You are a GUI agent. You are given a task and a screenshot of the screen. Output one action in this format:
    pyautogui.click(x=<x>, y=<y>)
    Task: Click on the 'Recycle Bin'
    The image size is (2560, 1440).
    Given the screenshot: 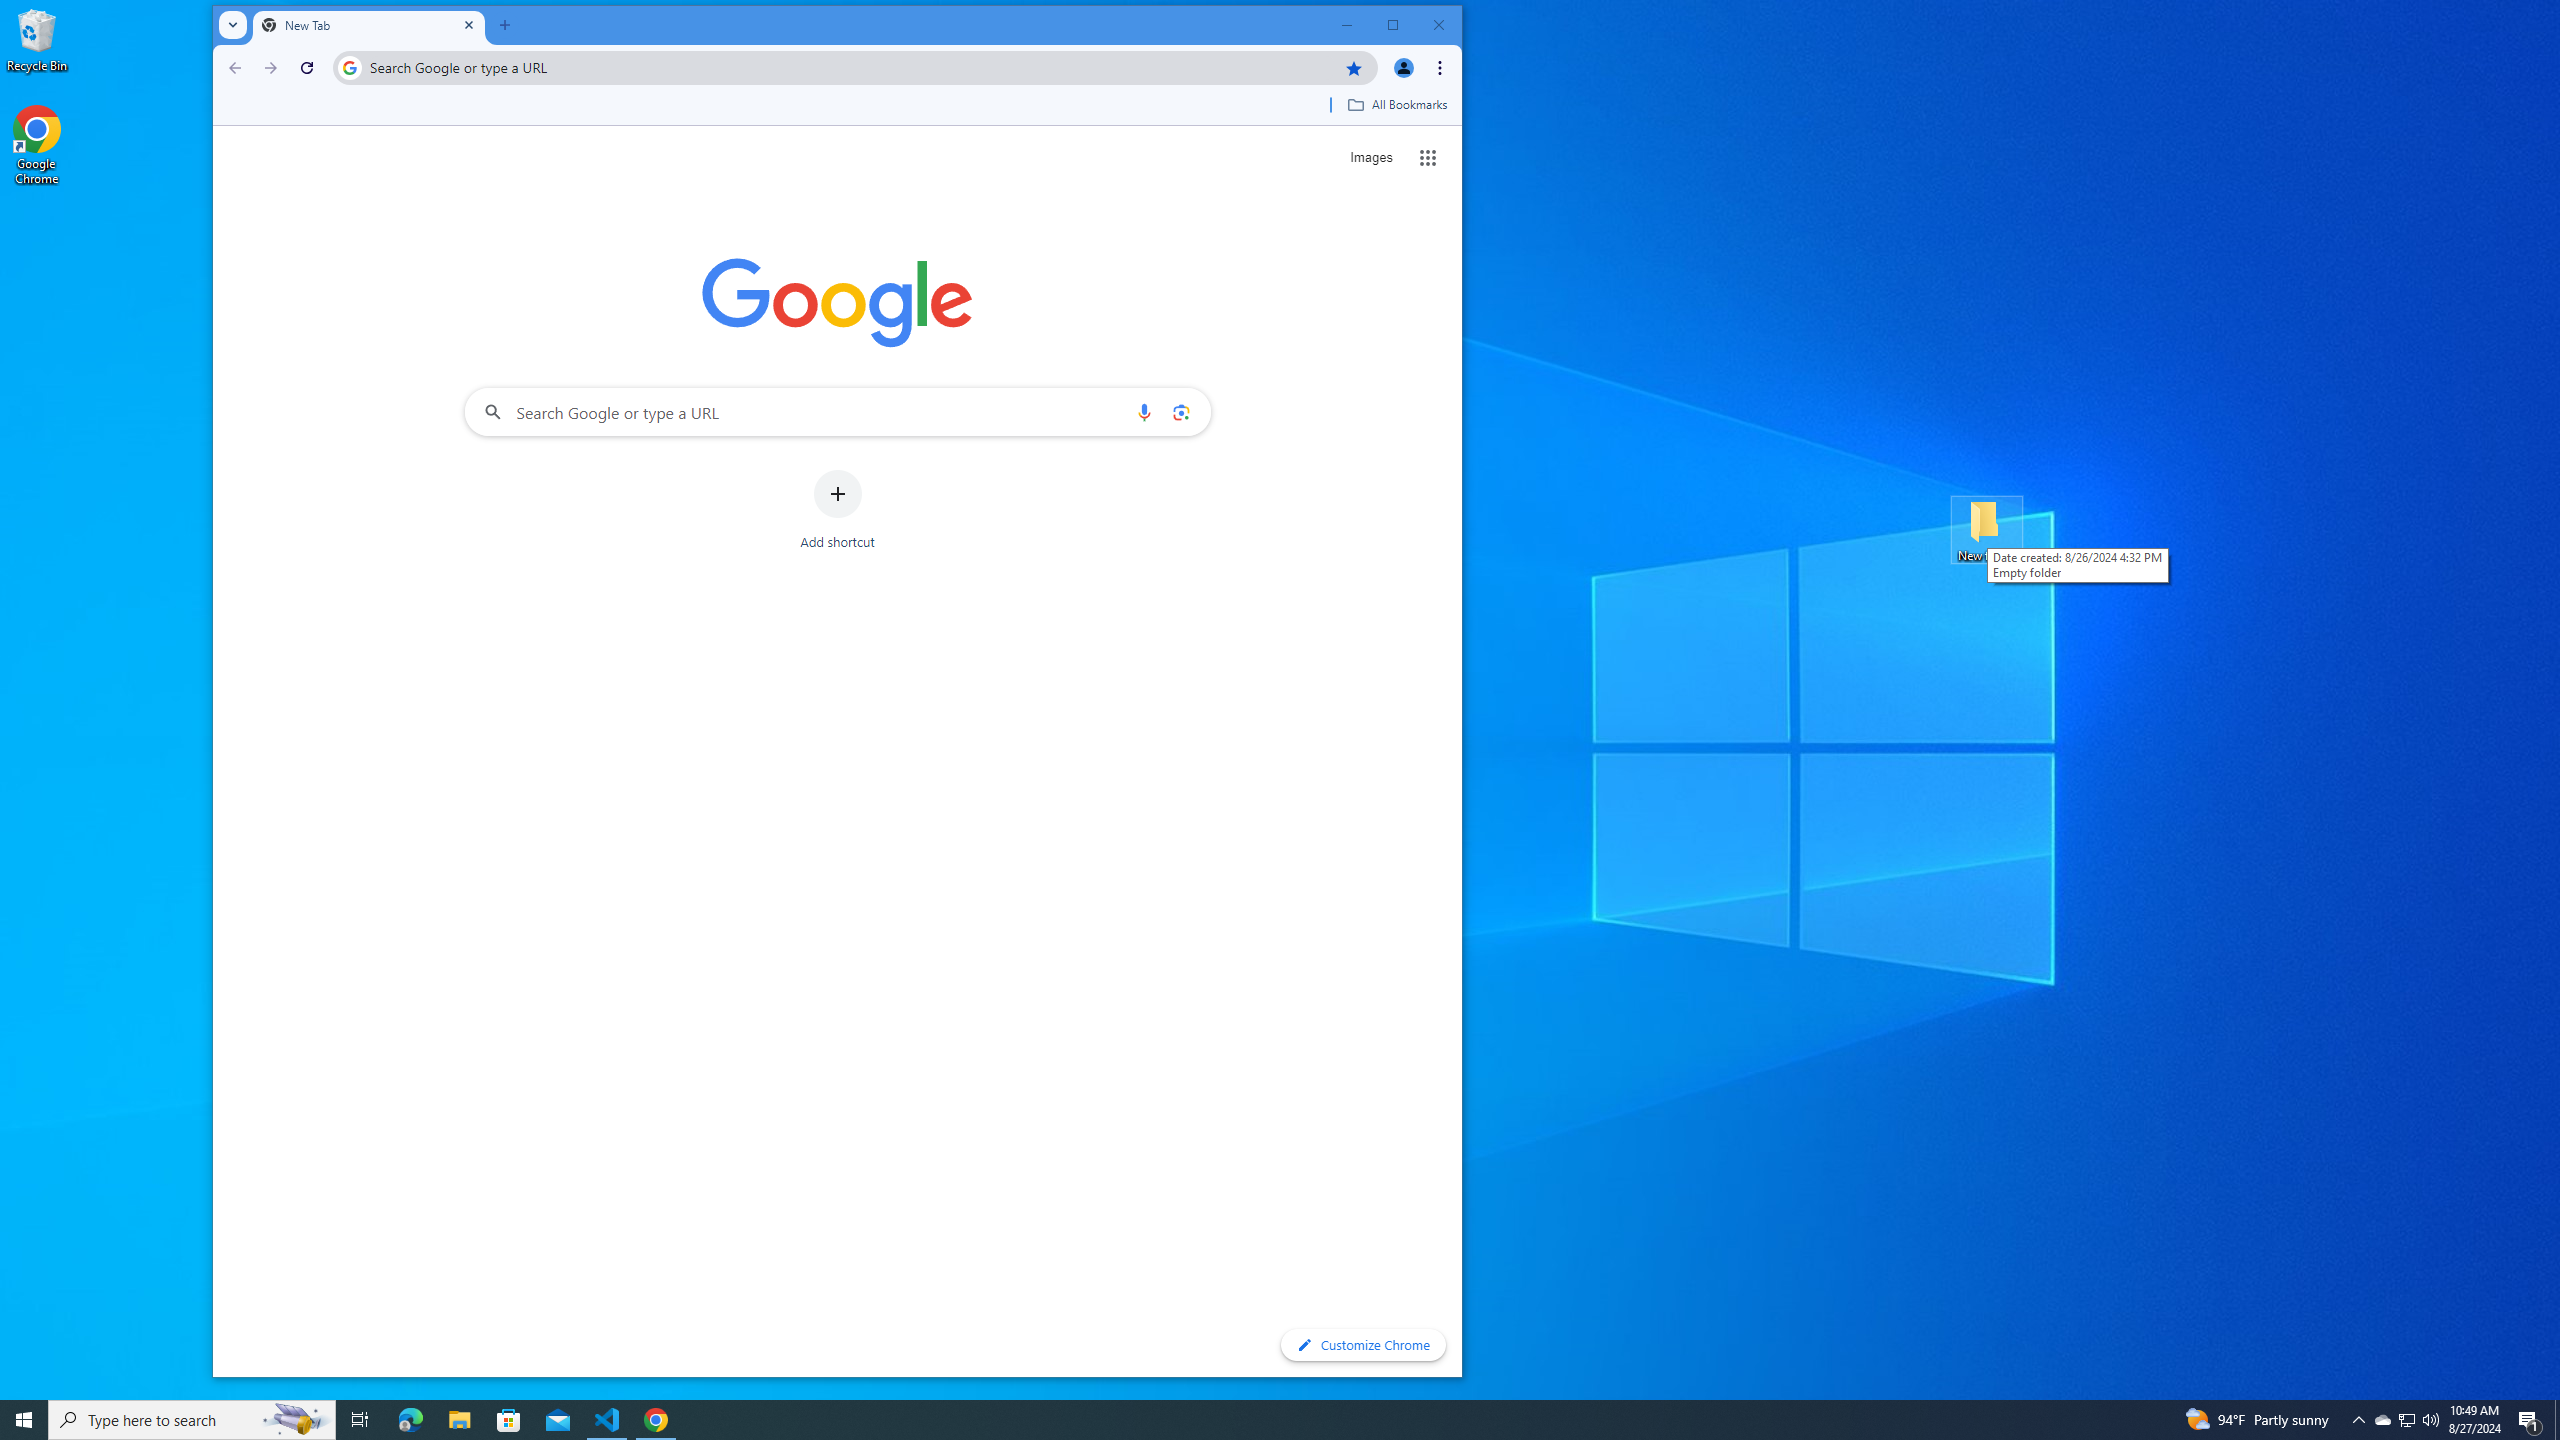 What is the action you would take?
    pyautogui.click(x=36, y=38)
    